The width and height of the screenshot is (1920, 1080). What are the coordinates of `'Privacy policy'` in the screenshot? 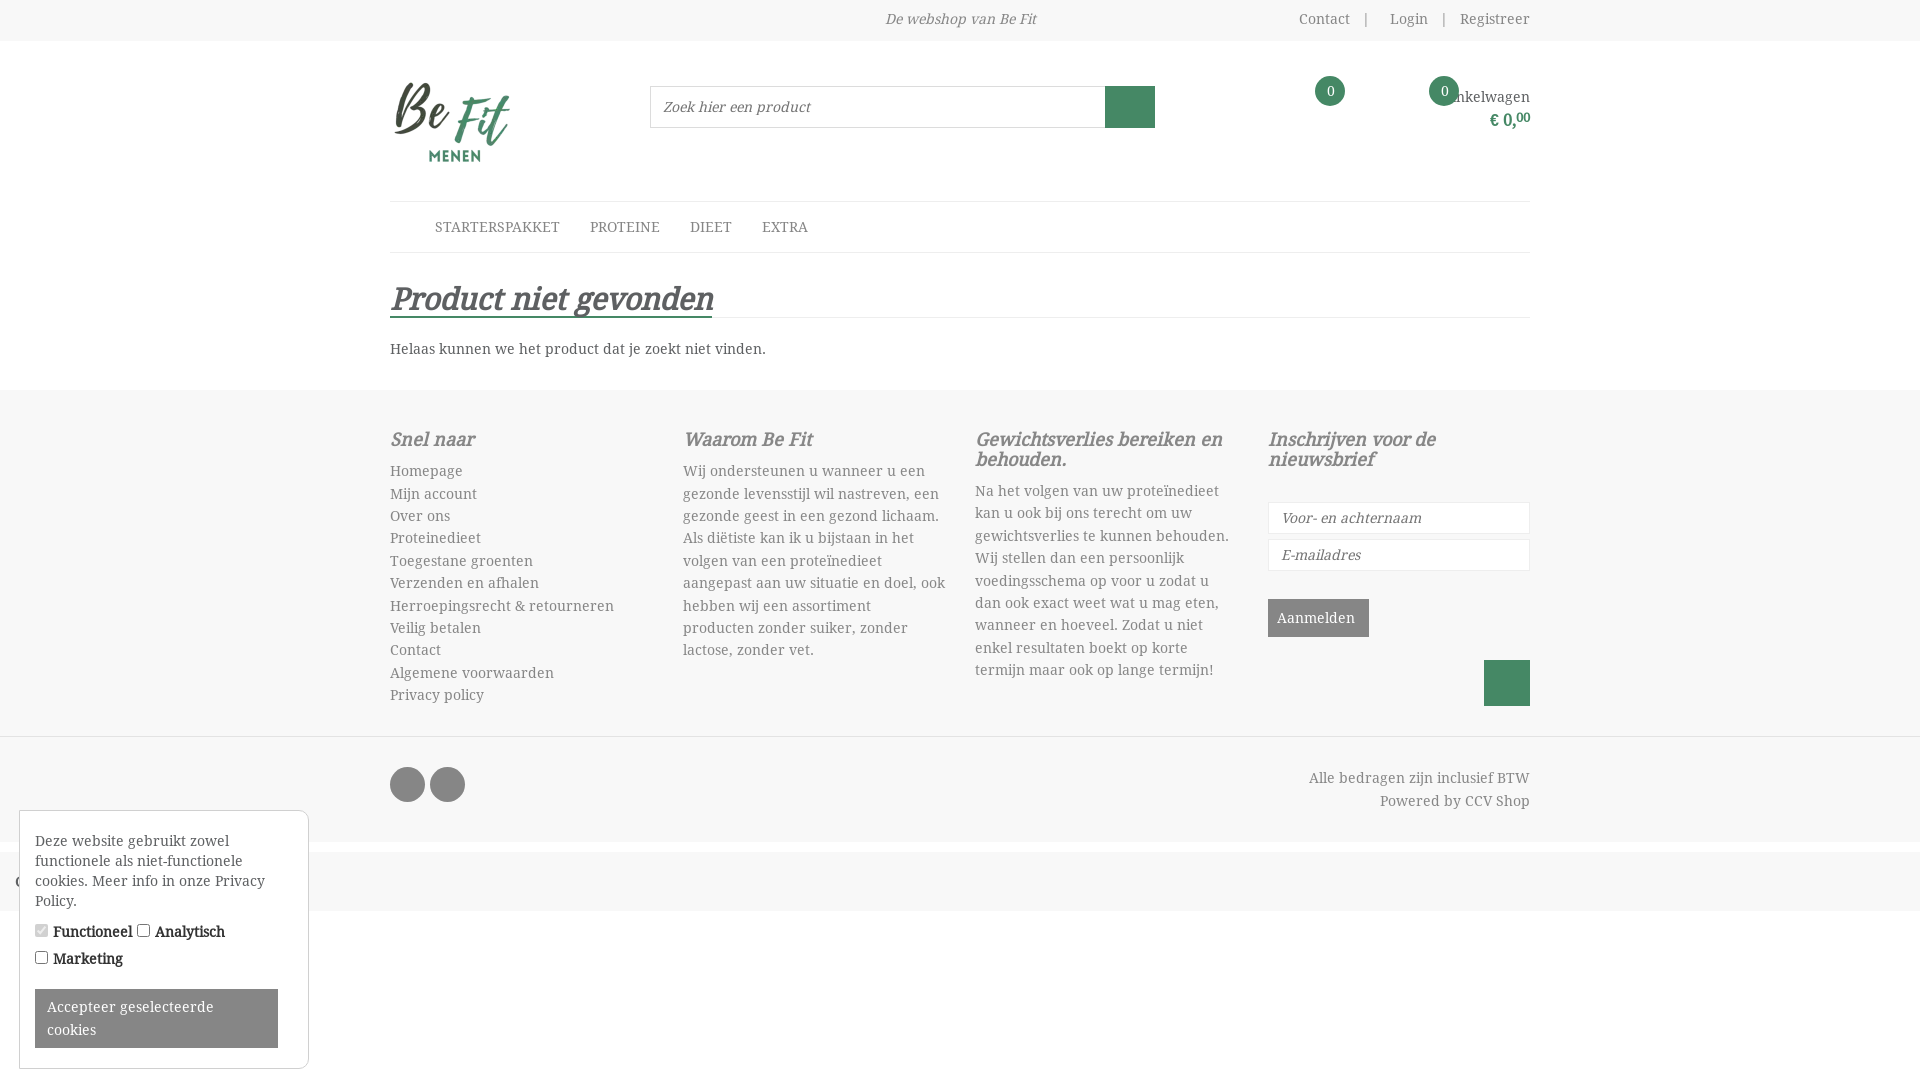 It's located at (389, 693).